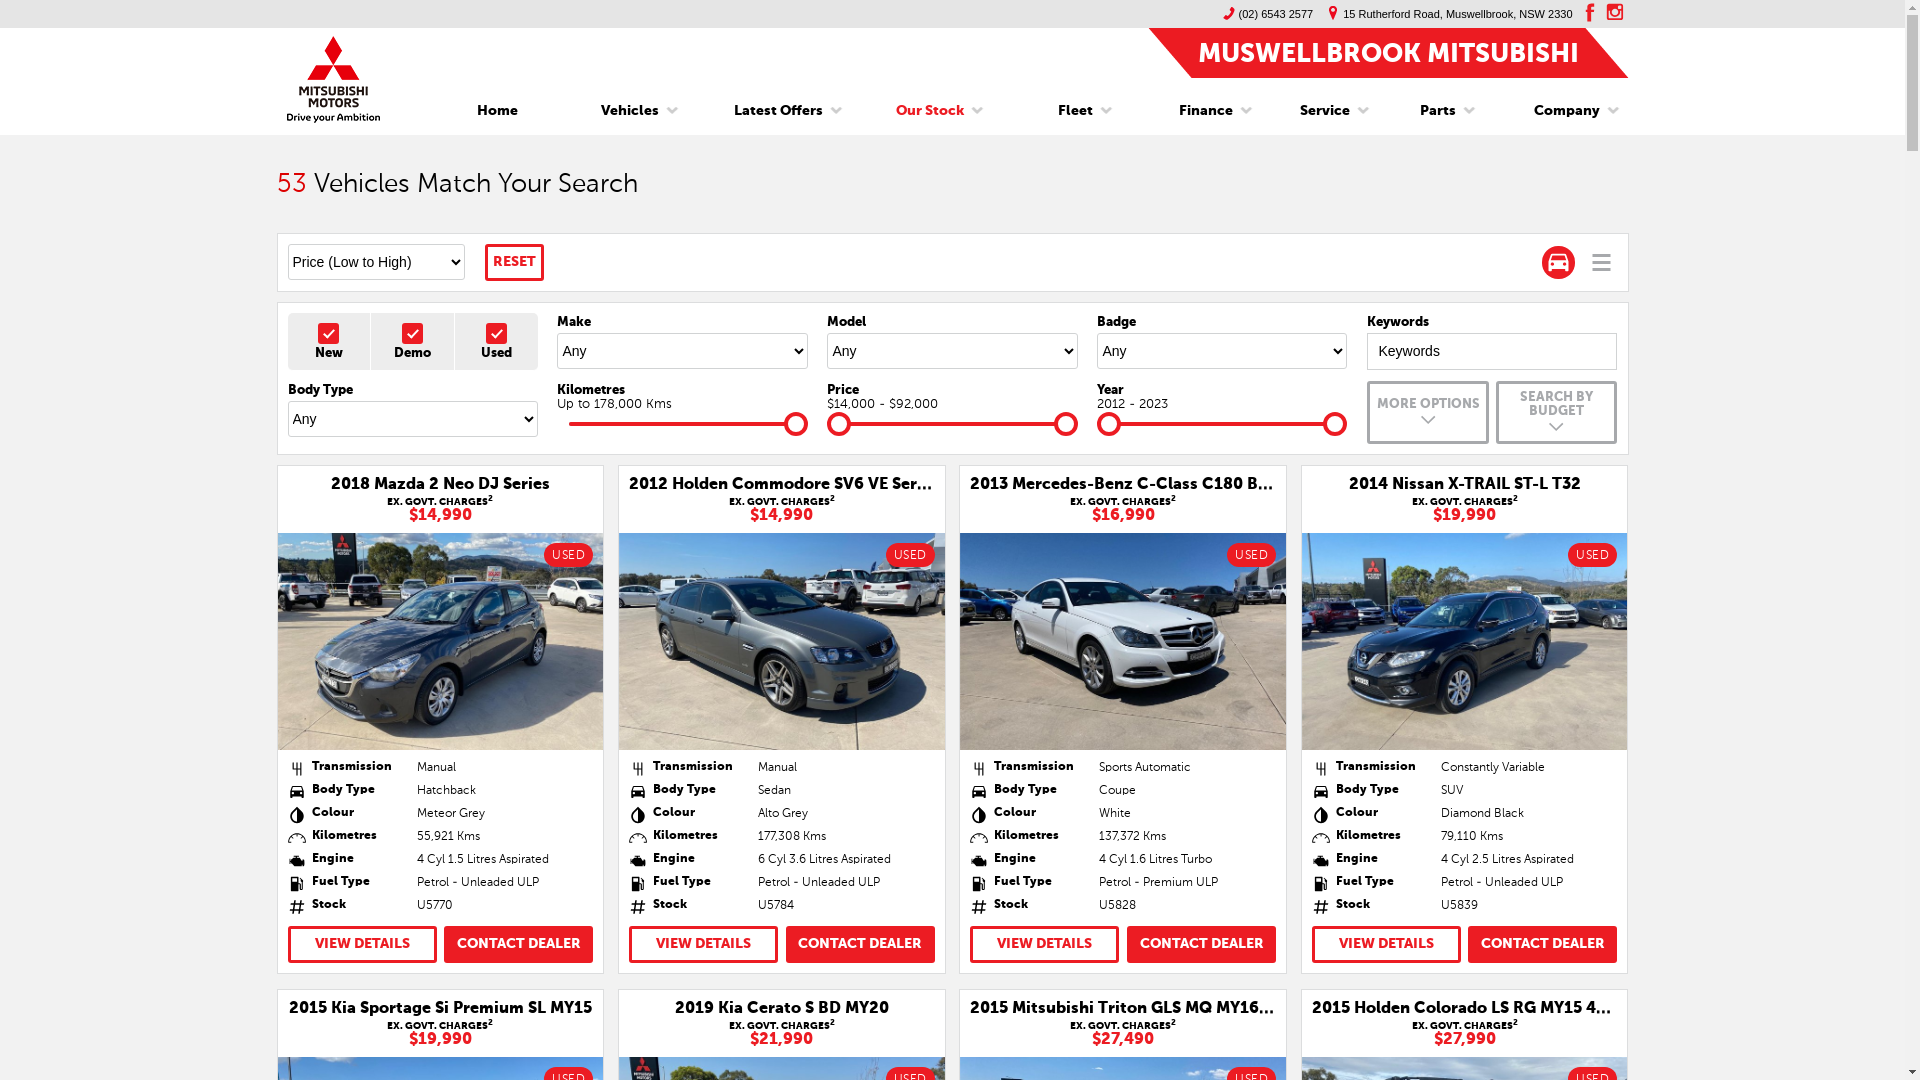  What do you see at coordinates (1123, 1032) in the screenshot?
I see `'EX. GOVT. CHARGES2` at bounding box center [1123, 1032].